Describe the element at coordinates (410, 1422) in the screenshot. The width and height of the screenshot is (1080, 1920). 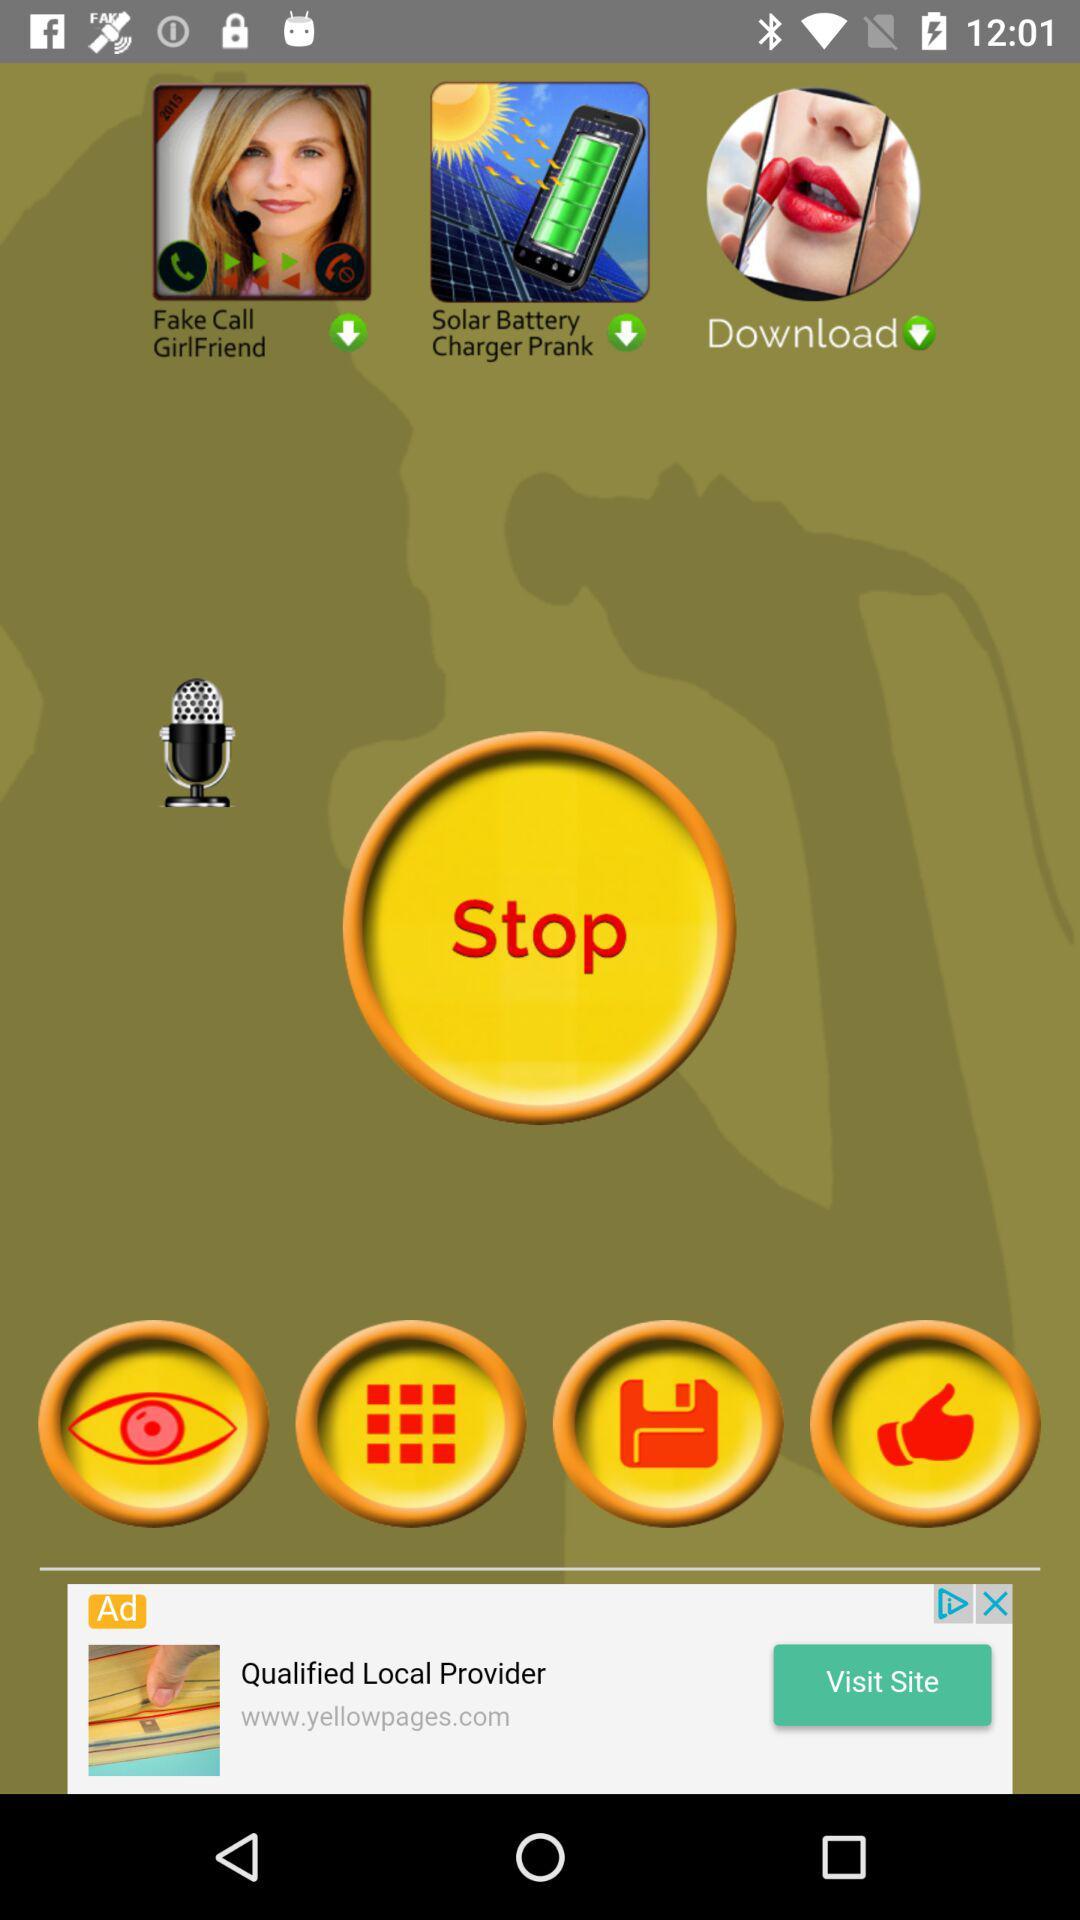
I see `more` at that location.